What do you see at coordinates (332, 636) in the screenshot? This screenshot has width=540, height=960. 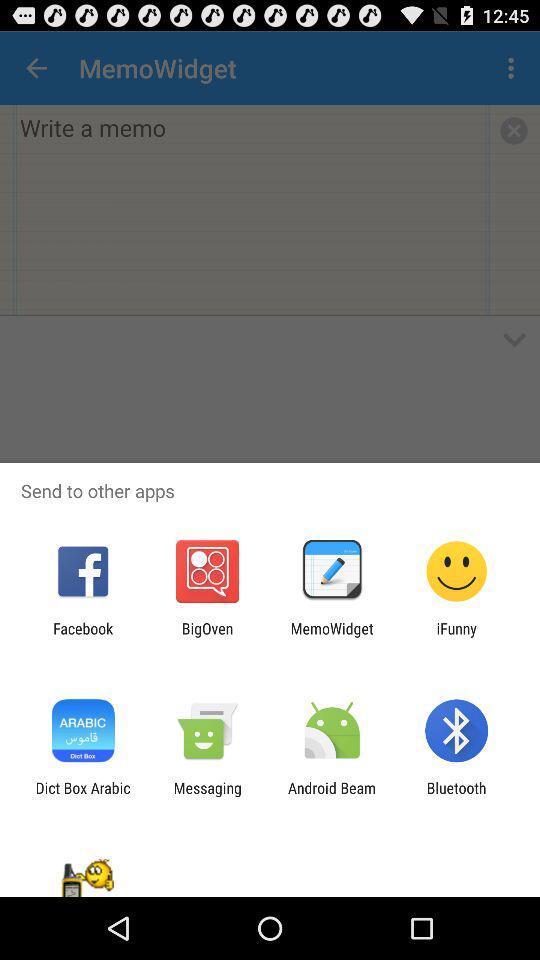 I see `the item next to the ifunny icon` at bounding box center [332, 636].